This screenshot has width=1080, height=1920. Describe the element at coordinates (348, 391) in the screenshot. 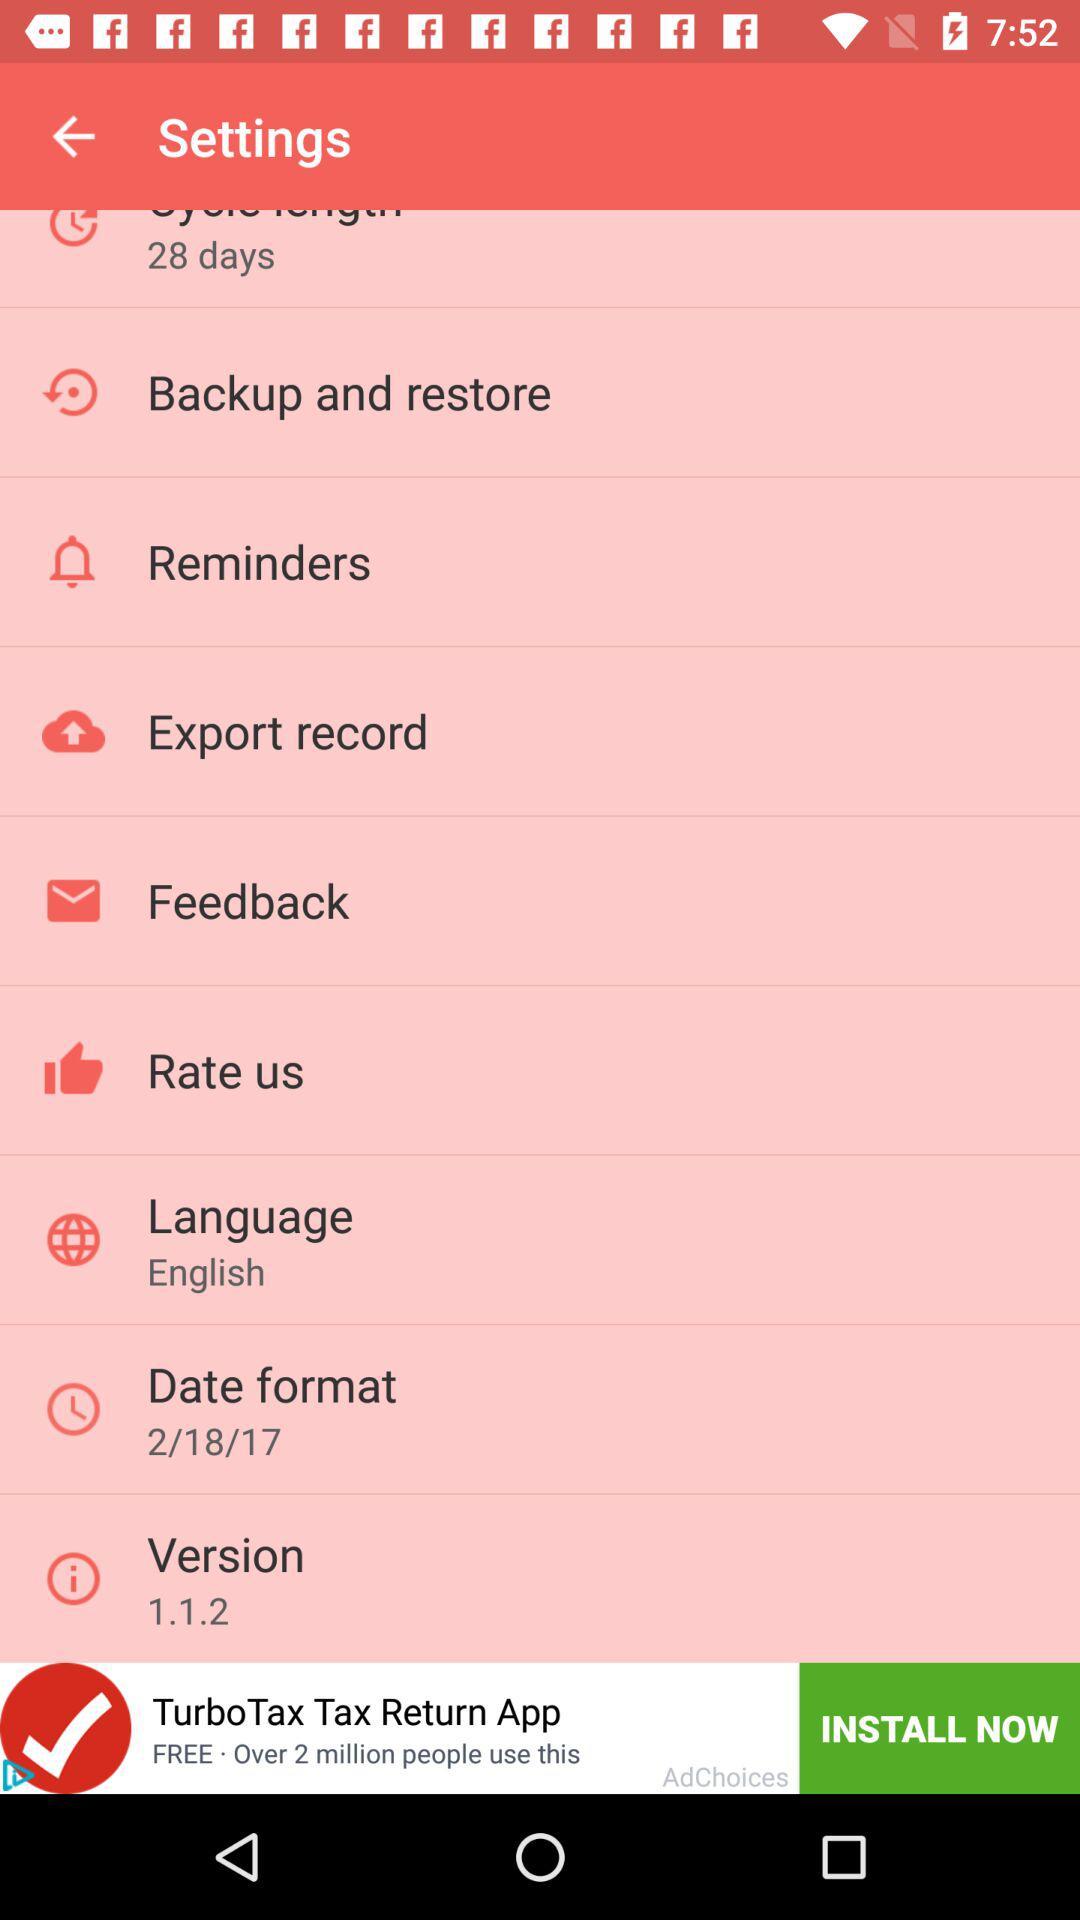

I see `icon above reminders` at that location.